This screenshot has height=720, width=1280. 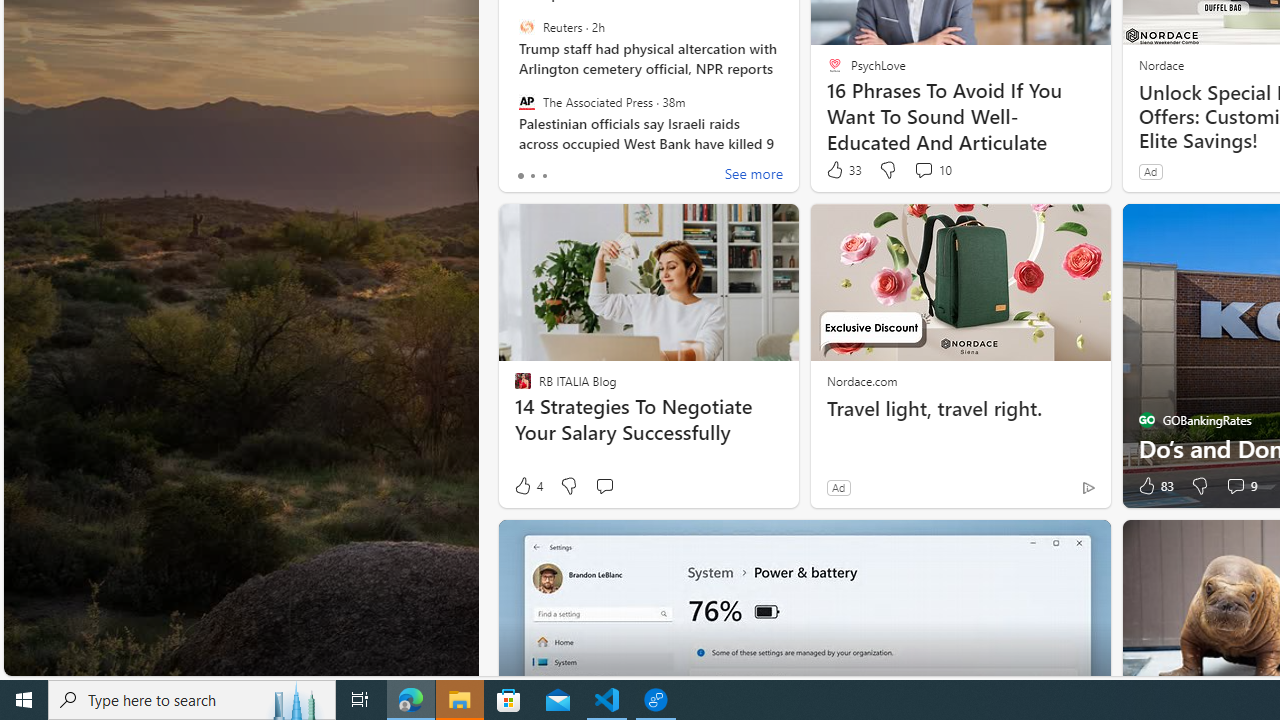 What do you see at coordinates (532, 175) in the screenshot?
I see `'tab-1'` at bounding box center [532, 175].